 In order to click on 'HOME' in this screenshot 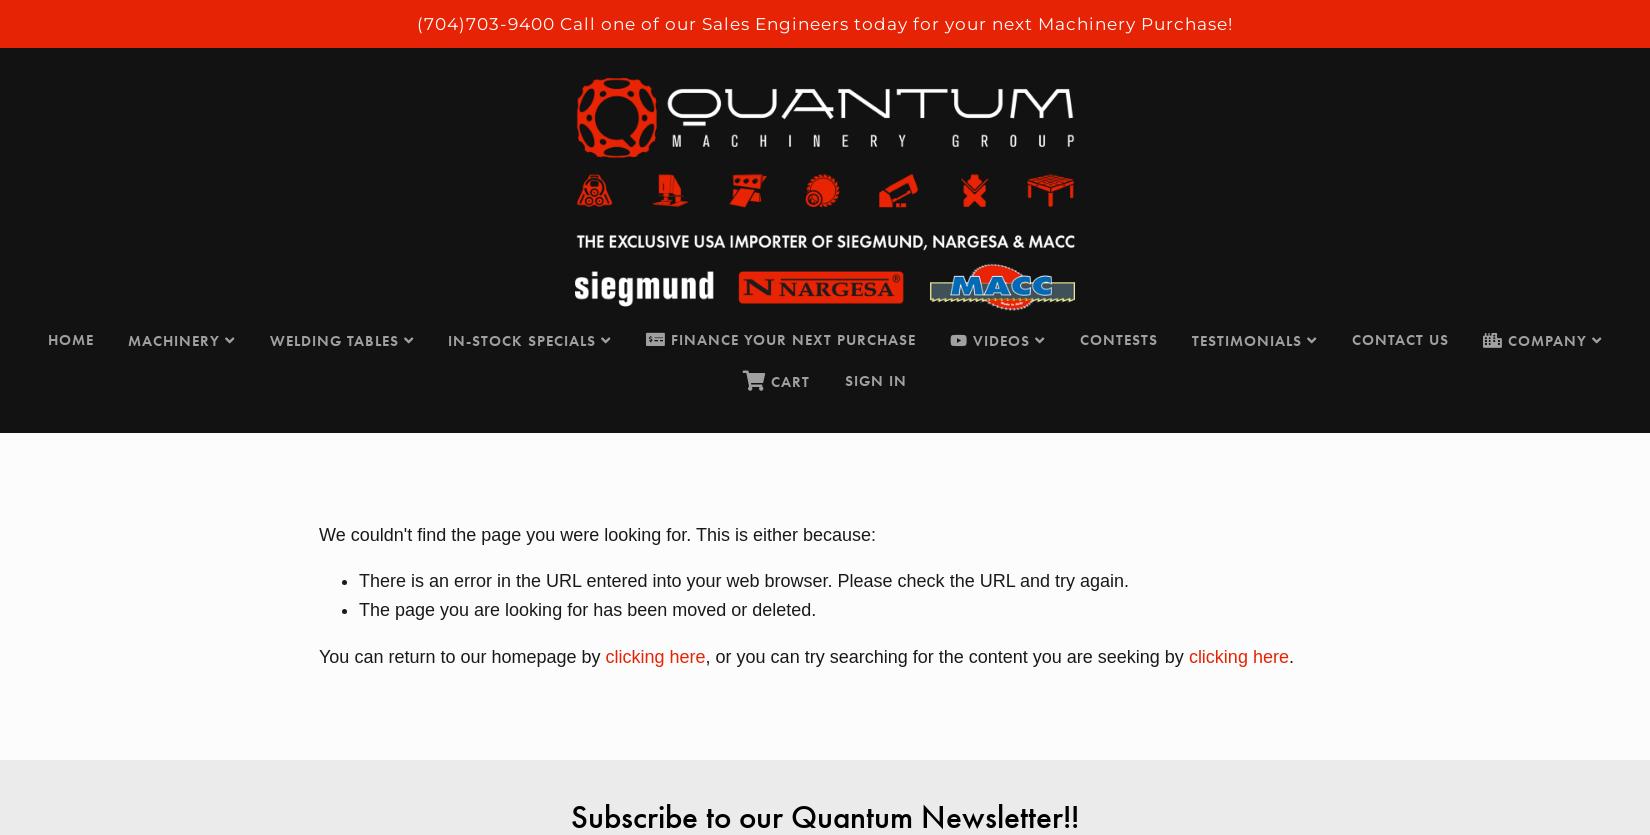, I will do `click(69, 339)`.